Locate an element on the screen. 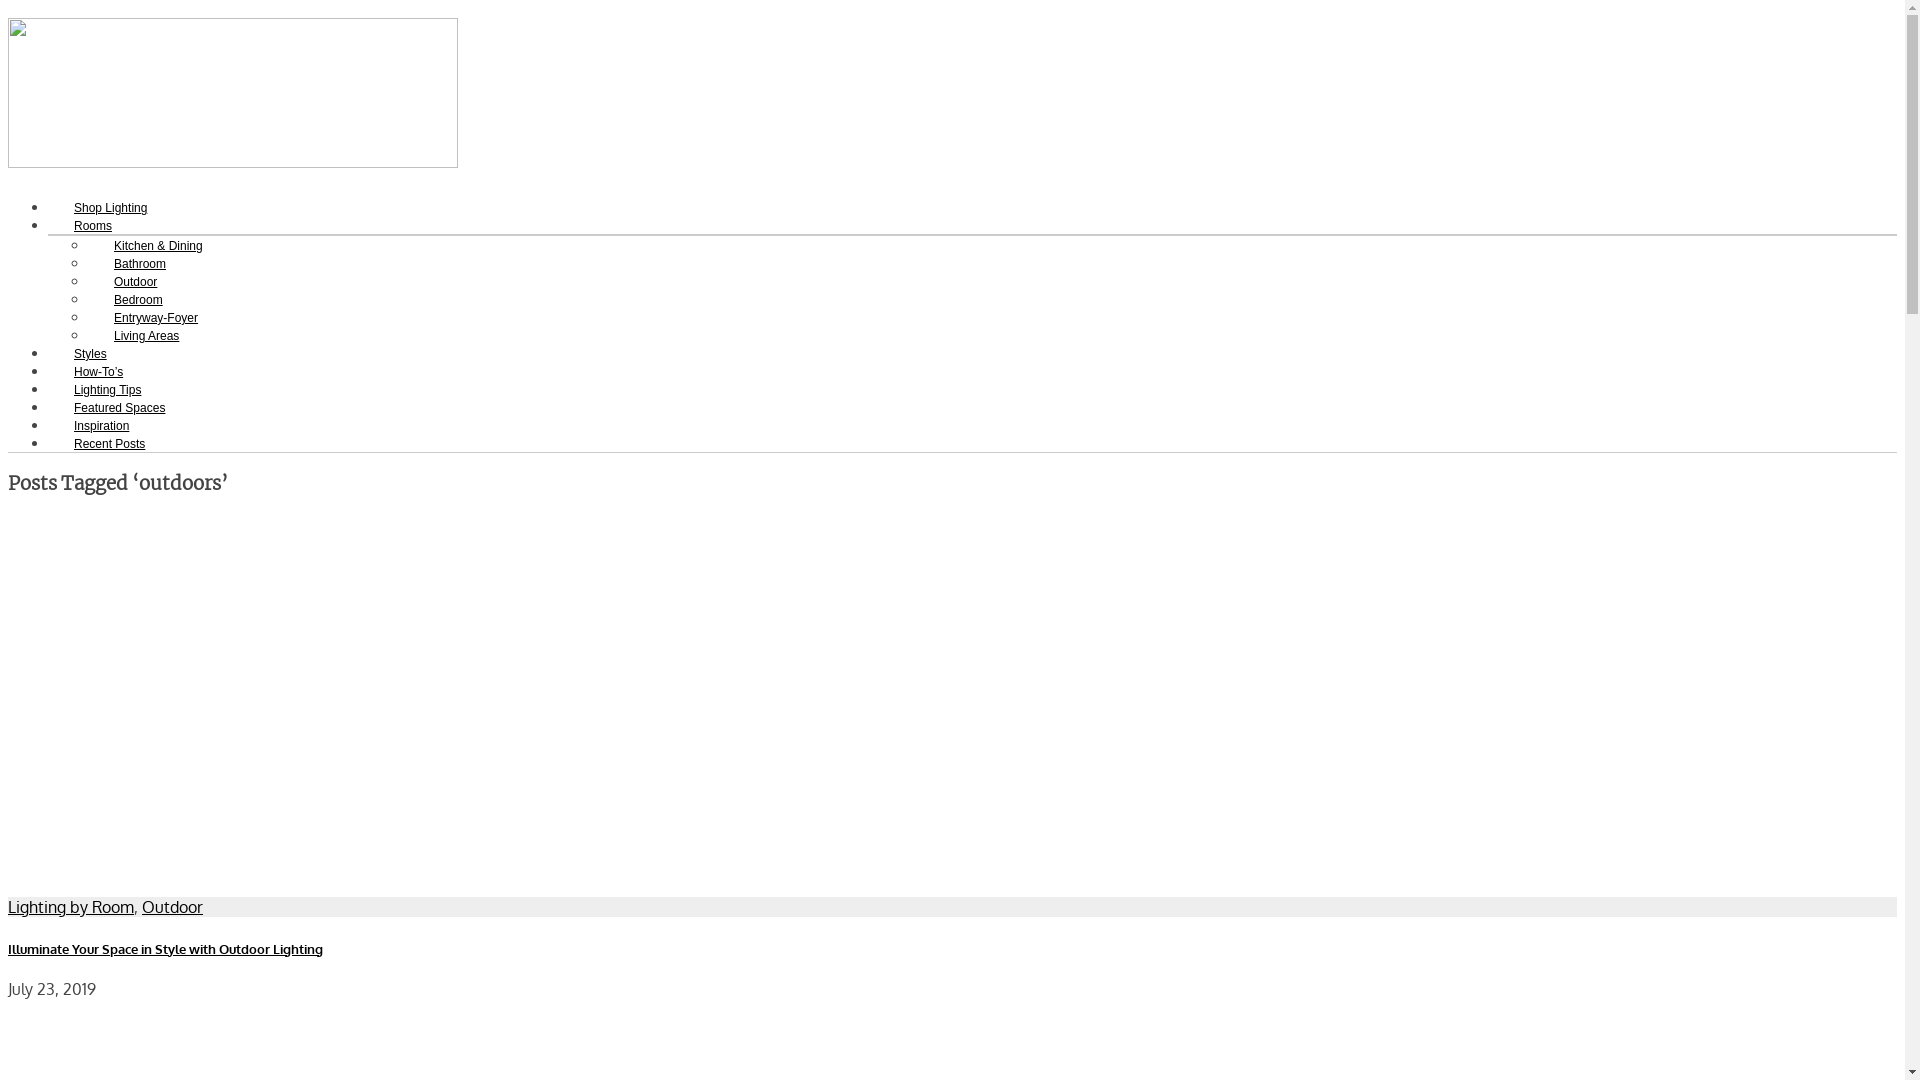  'Bathroom' is located at coordinates (138, 262).